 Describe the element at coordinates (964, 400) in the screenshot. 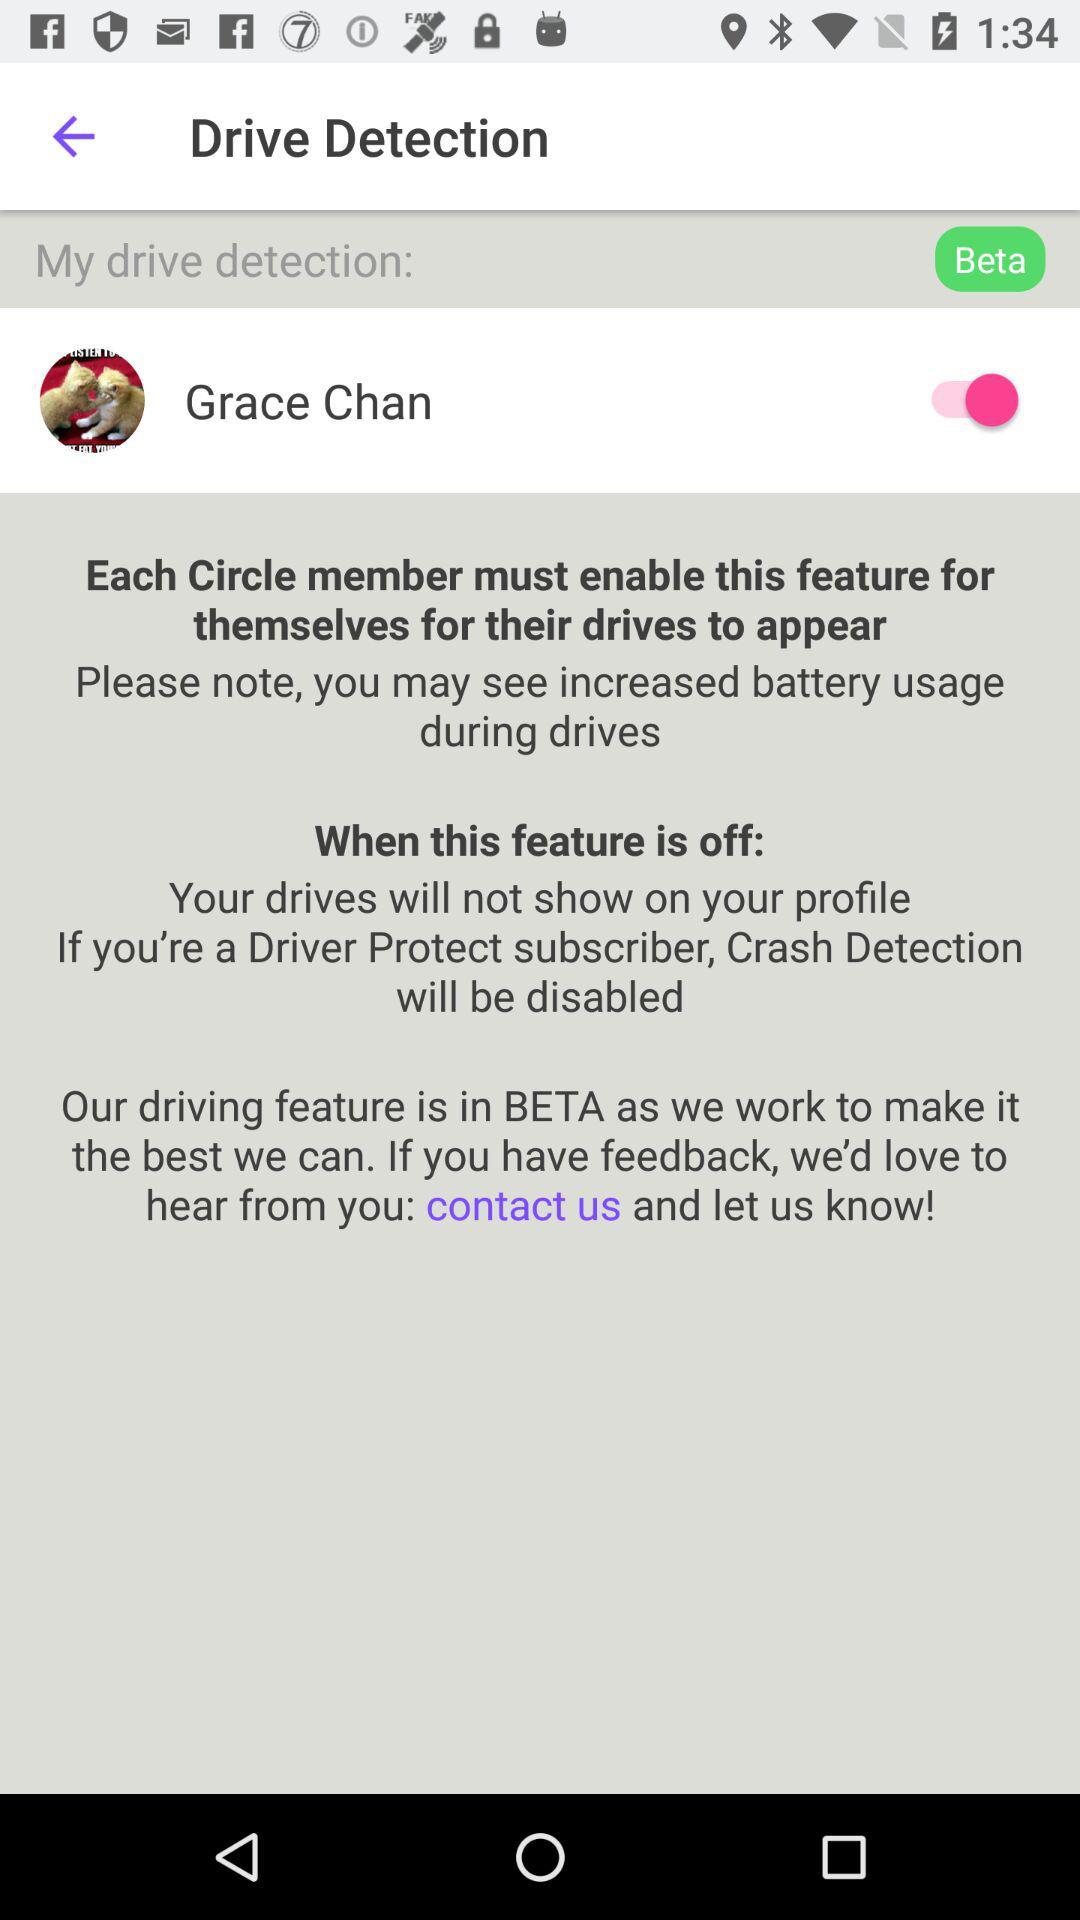

I see `icon below my drive detection:` at that location.